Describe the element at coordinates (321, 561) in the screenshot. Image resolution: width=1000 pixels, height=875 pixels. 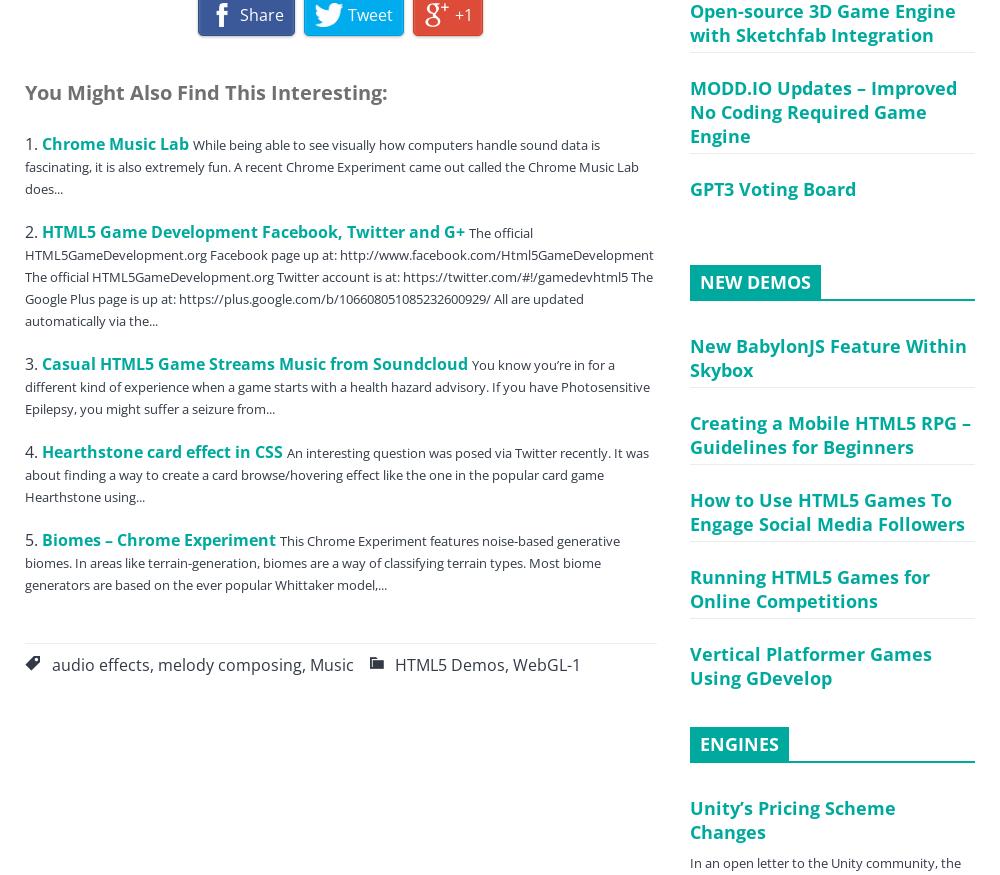
I see `'This Chrome Experiment features noise-based generative biomes. In areas like terrain-generation, biomes are a way of classifying terrain types. Most biome generators are based on the ever popular Whittaker model,...'` at that location.